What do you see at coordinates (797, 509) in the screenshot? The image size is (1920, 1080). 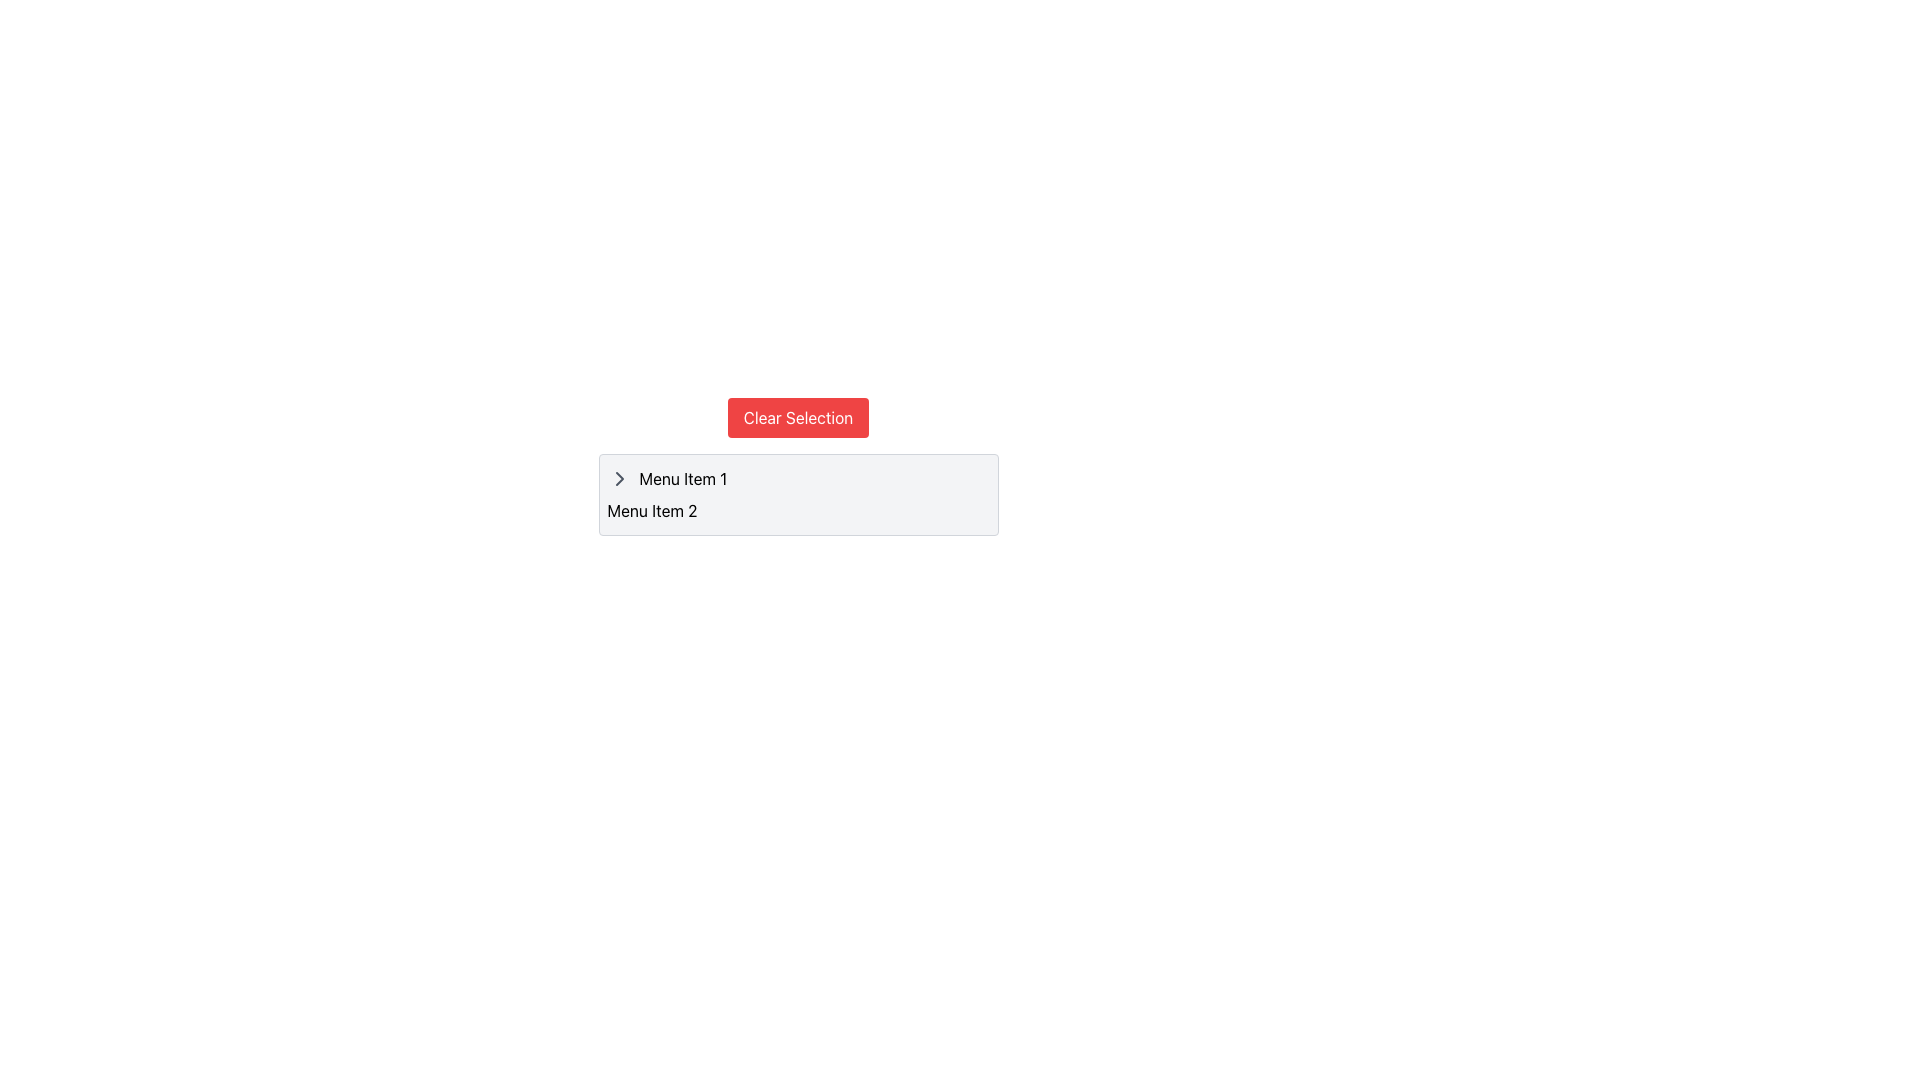 I see `the second menu item, 'Menu Item 2'` at bounding box center [797, 509].